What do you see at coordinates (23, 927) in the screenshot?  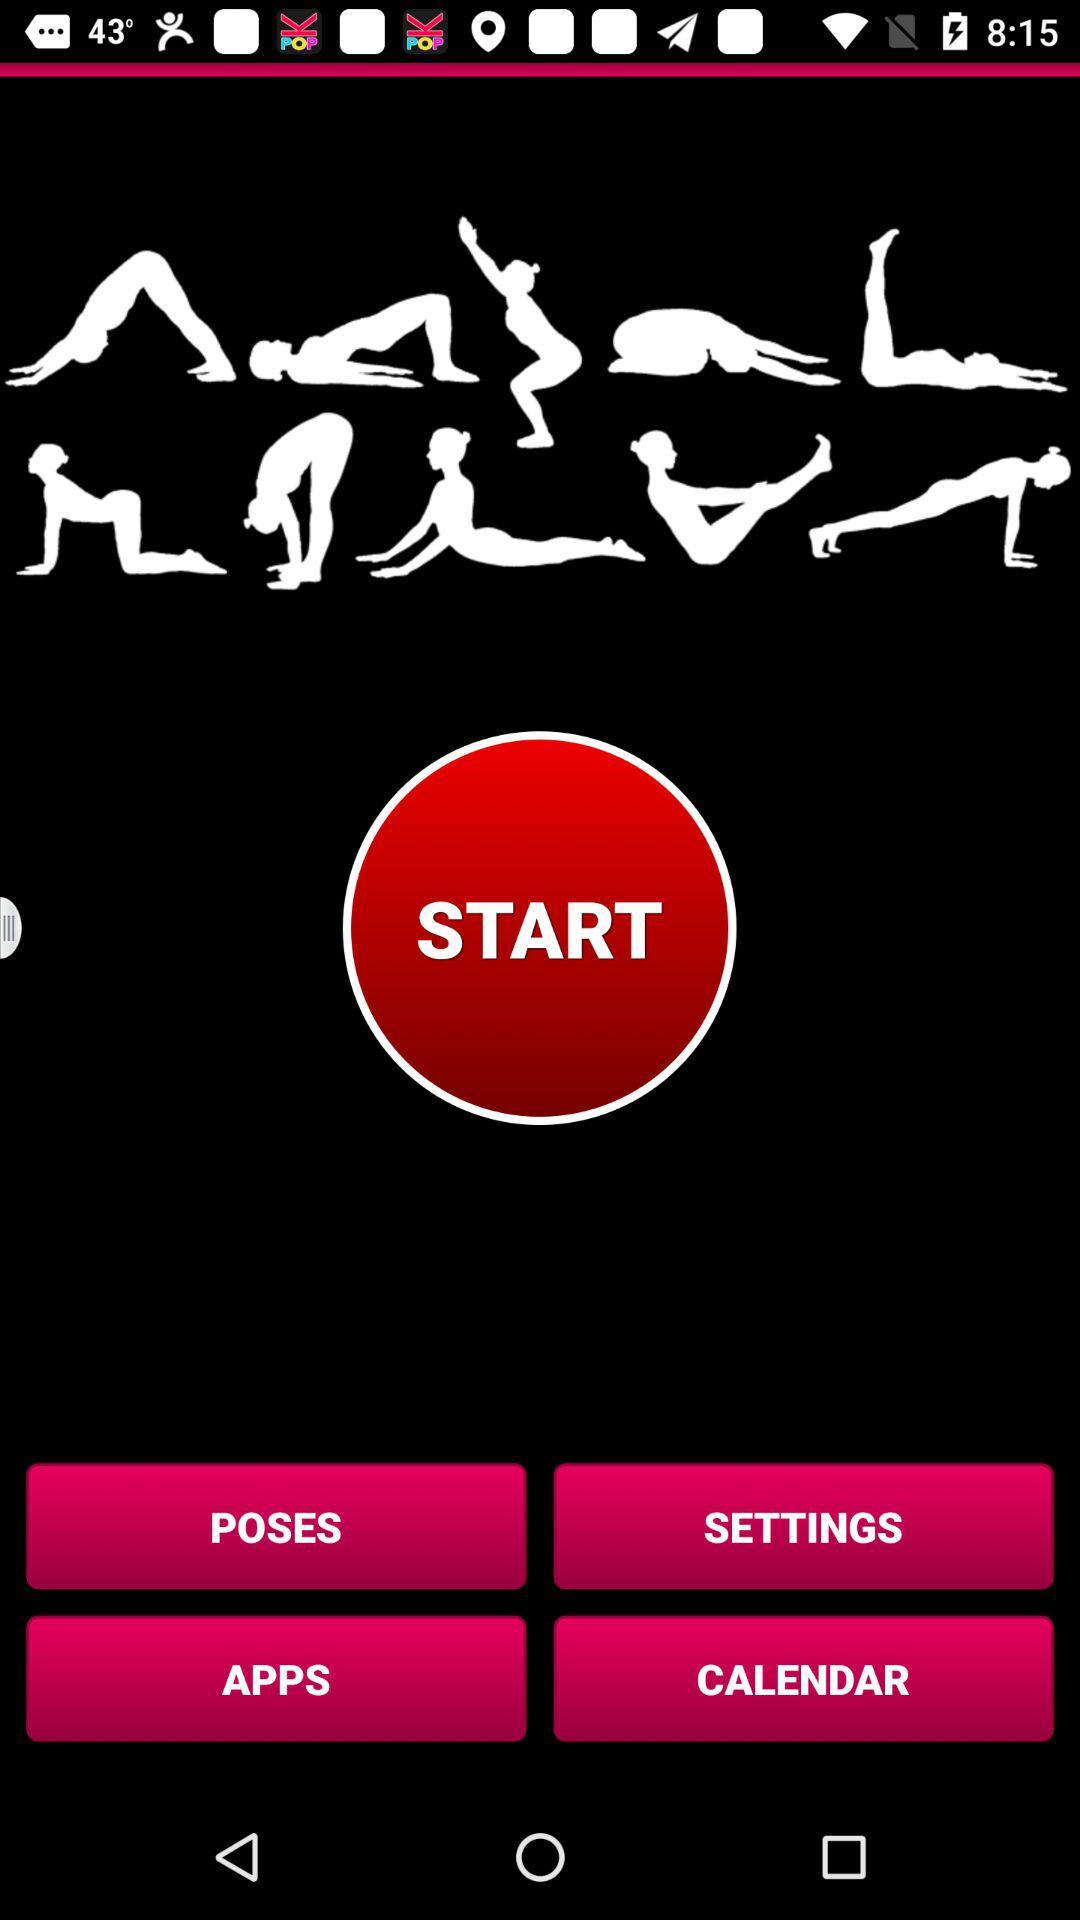 I see `button above the poses icon` at bounding box center [23, 927].